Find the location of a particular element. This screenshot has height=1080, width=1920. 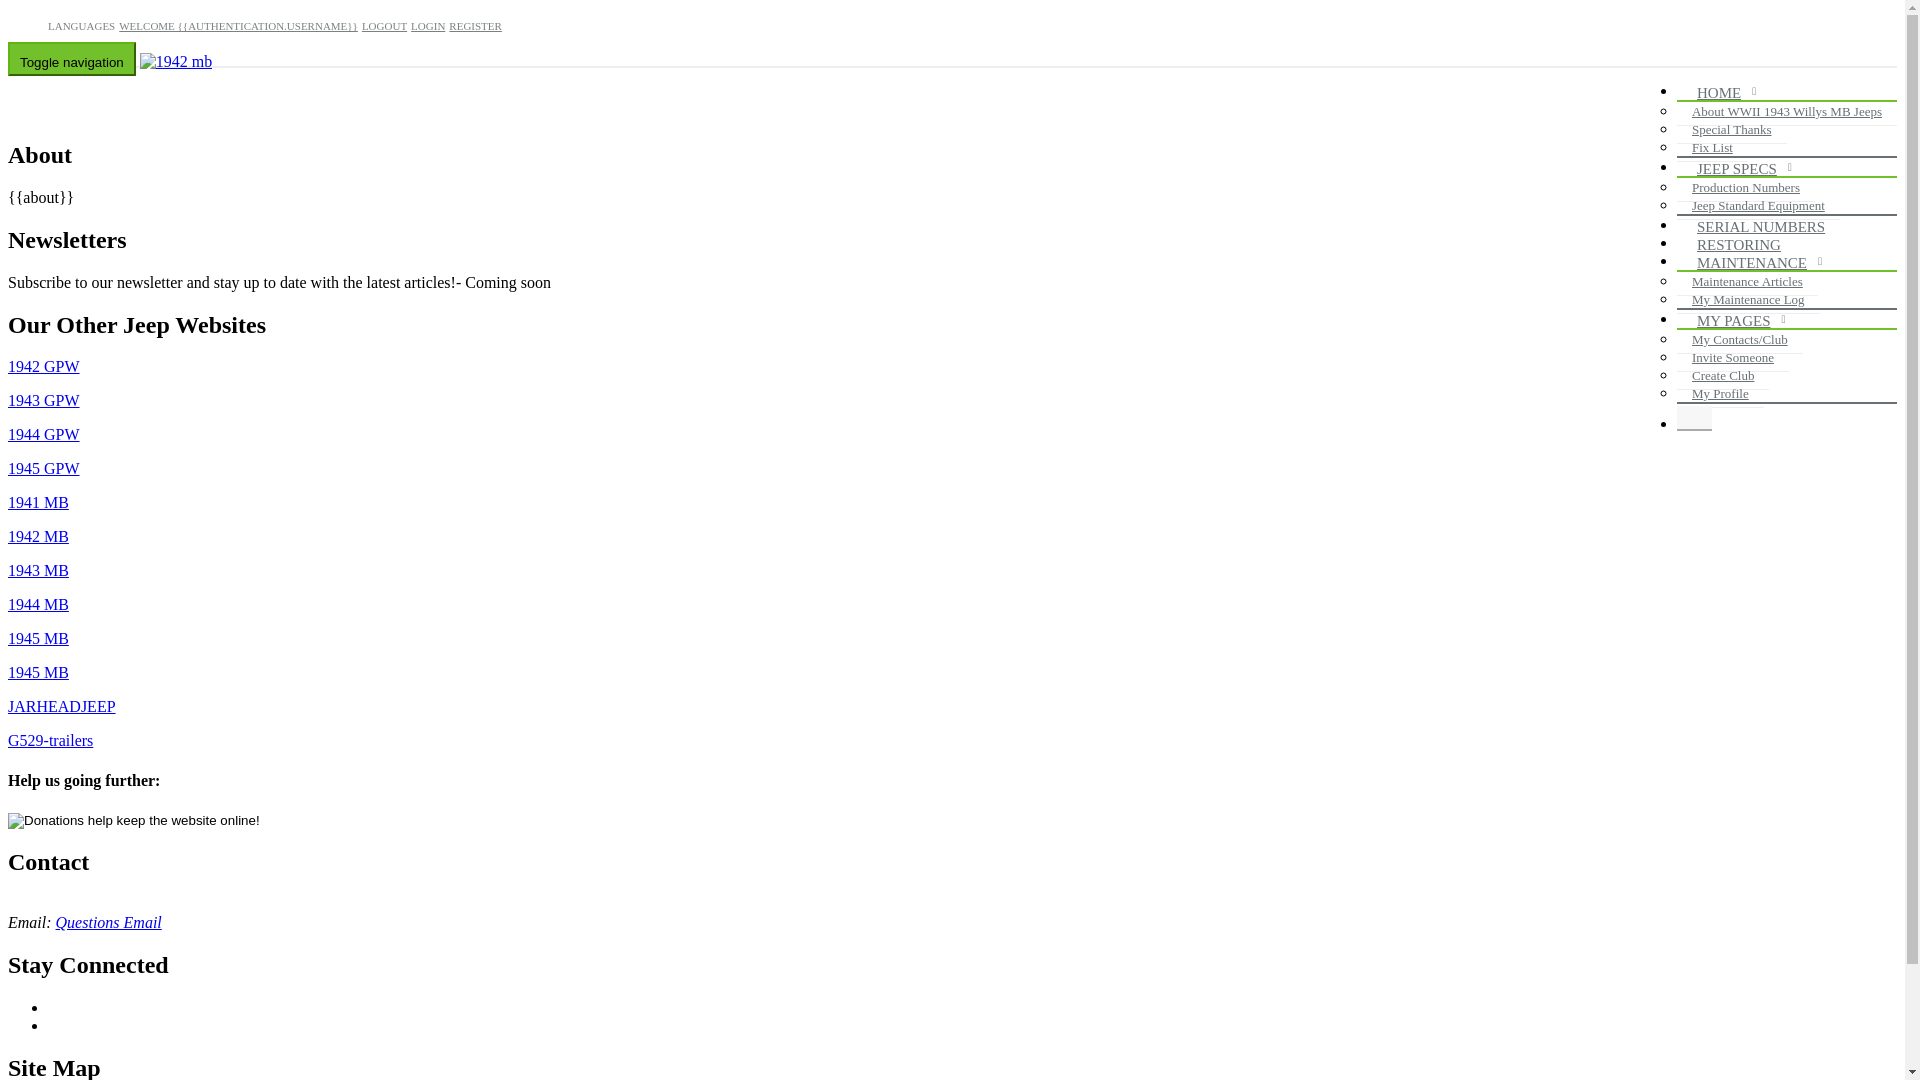

'MY PAGES' is located at coordinates (1737, 320).